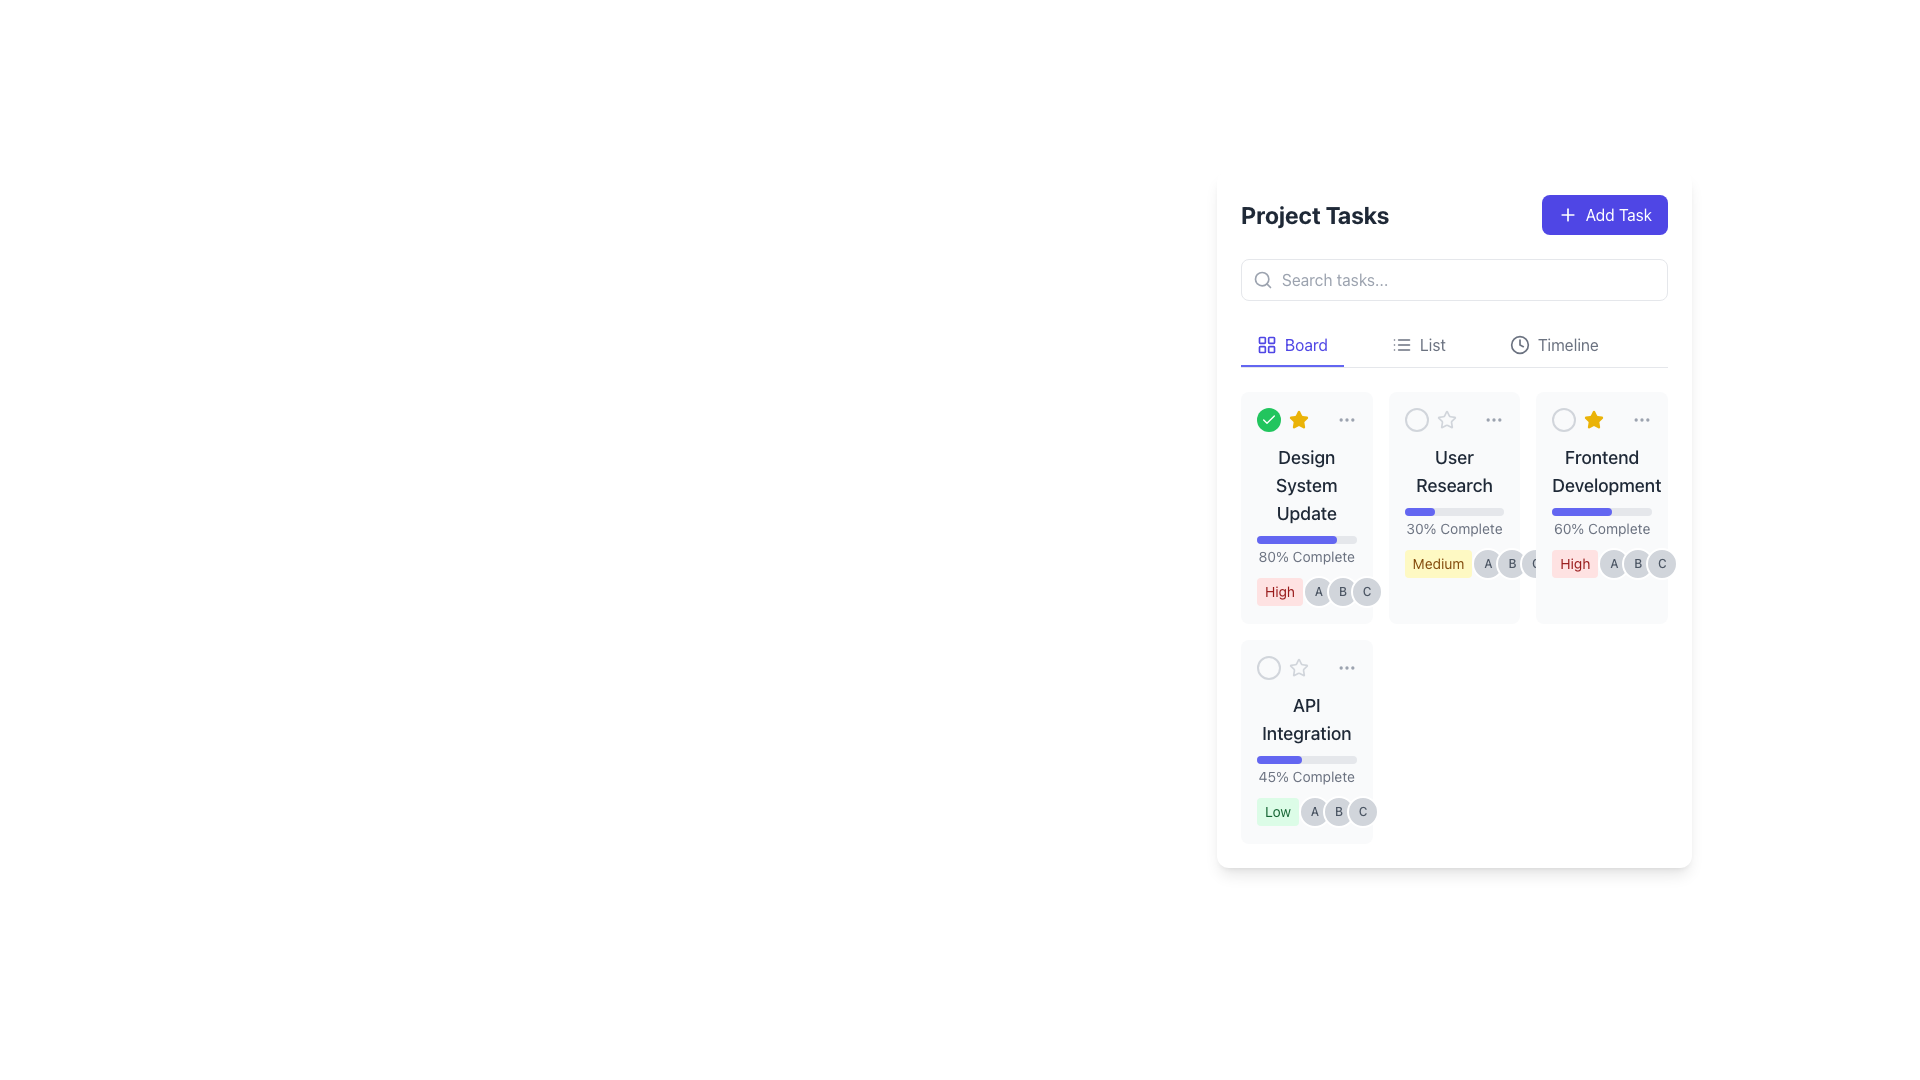  Describe the element at coordinates (1305, 741) in the screenshot. I see `the title of the 'API Integration' task card, which is the fourth card in the grid layout located at the bottom-left corner of the visible task area` at that location.